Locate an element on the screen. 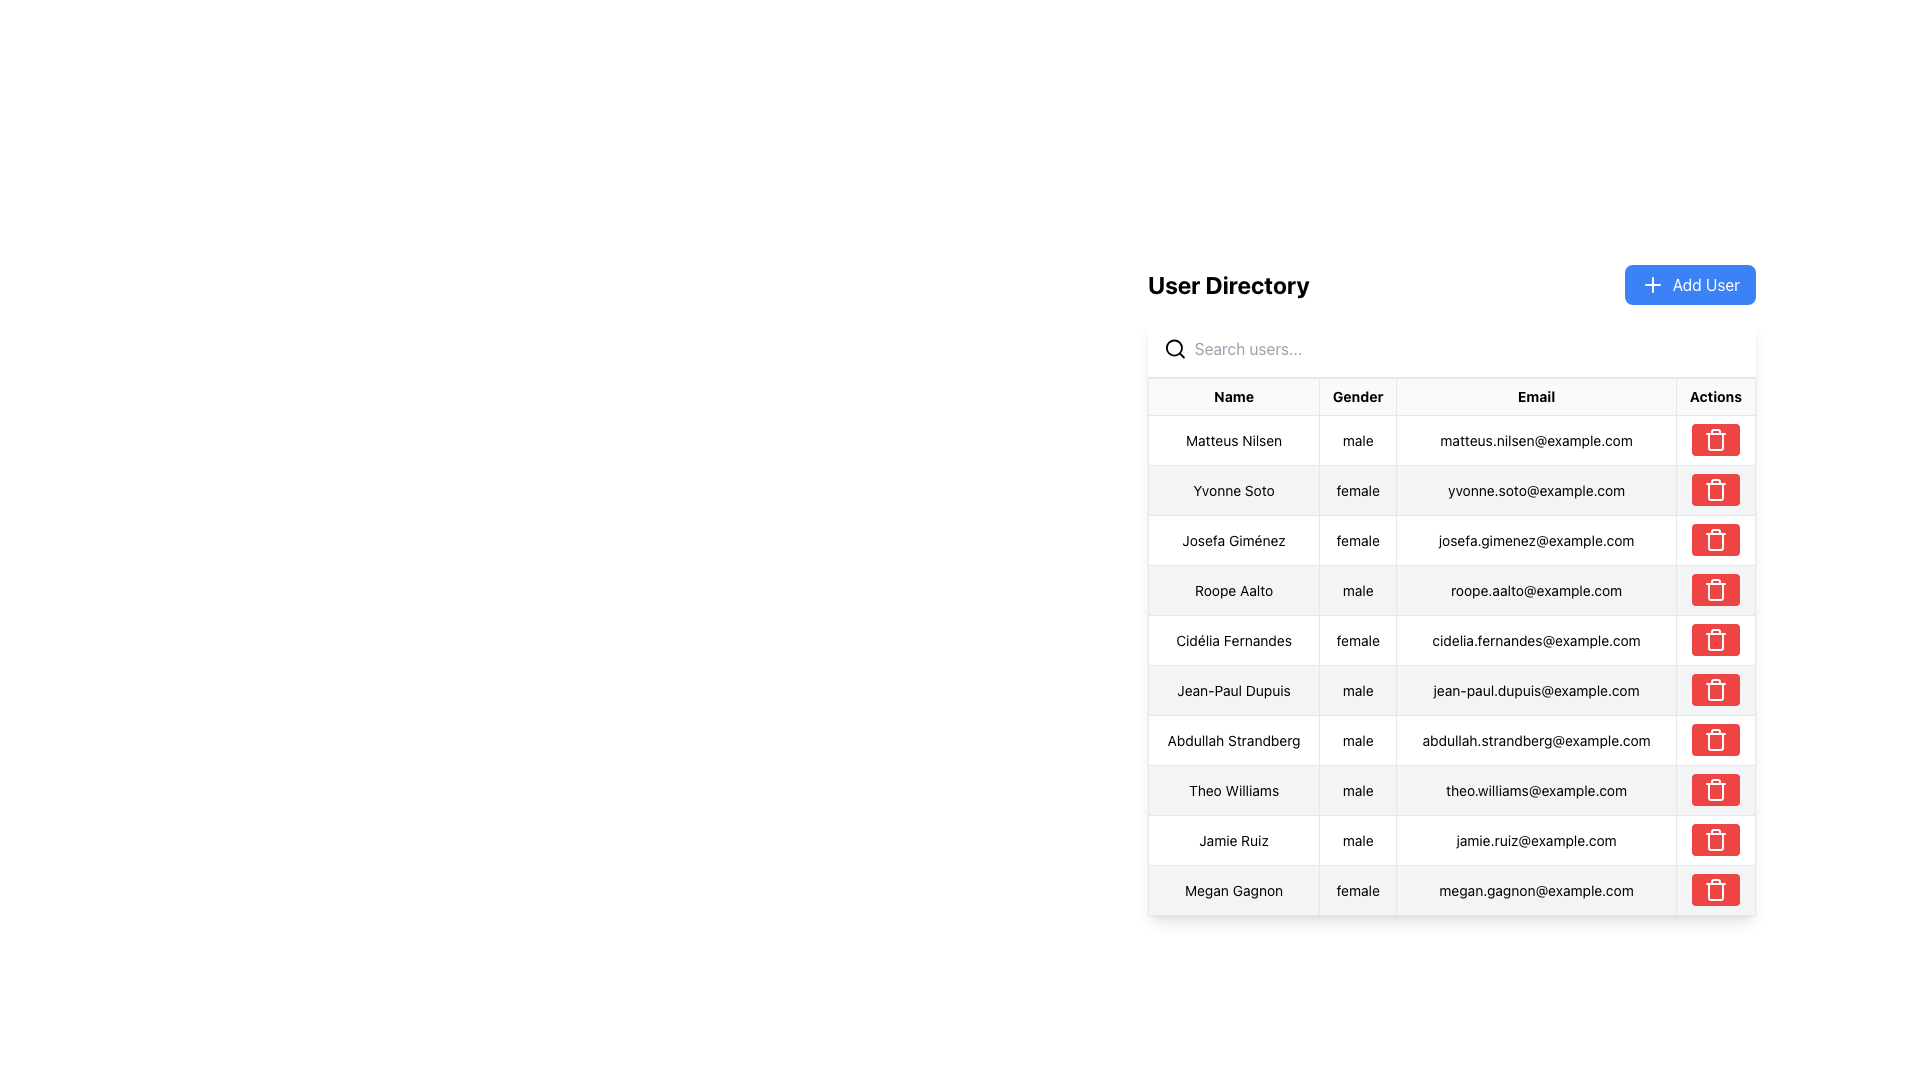 The width and height of the screenshot is (1920, 1080). the Text Display element that shows the email address of the user 'Roope Aalto', located in the fourth row, third column labeled 'Email' is located at coordinates (1535, 589).